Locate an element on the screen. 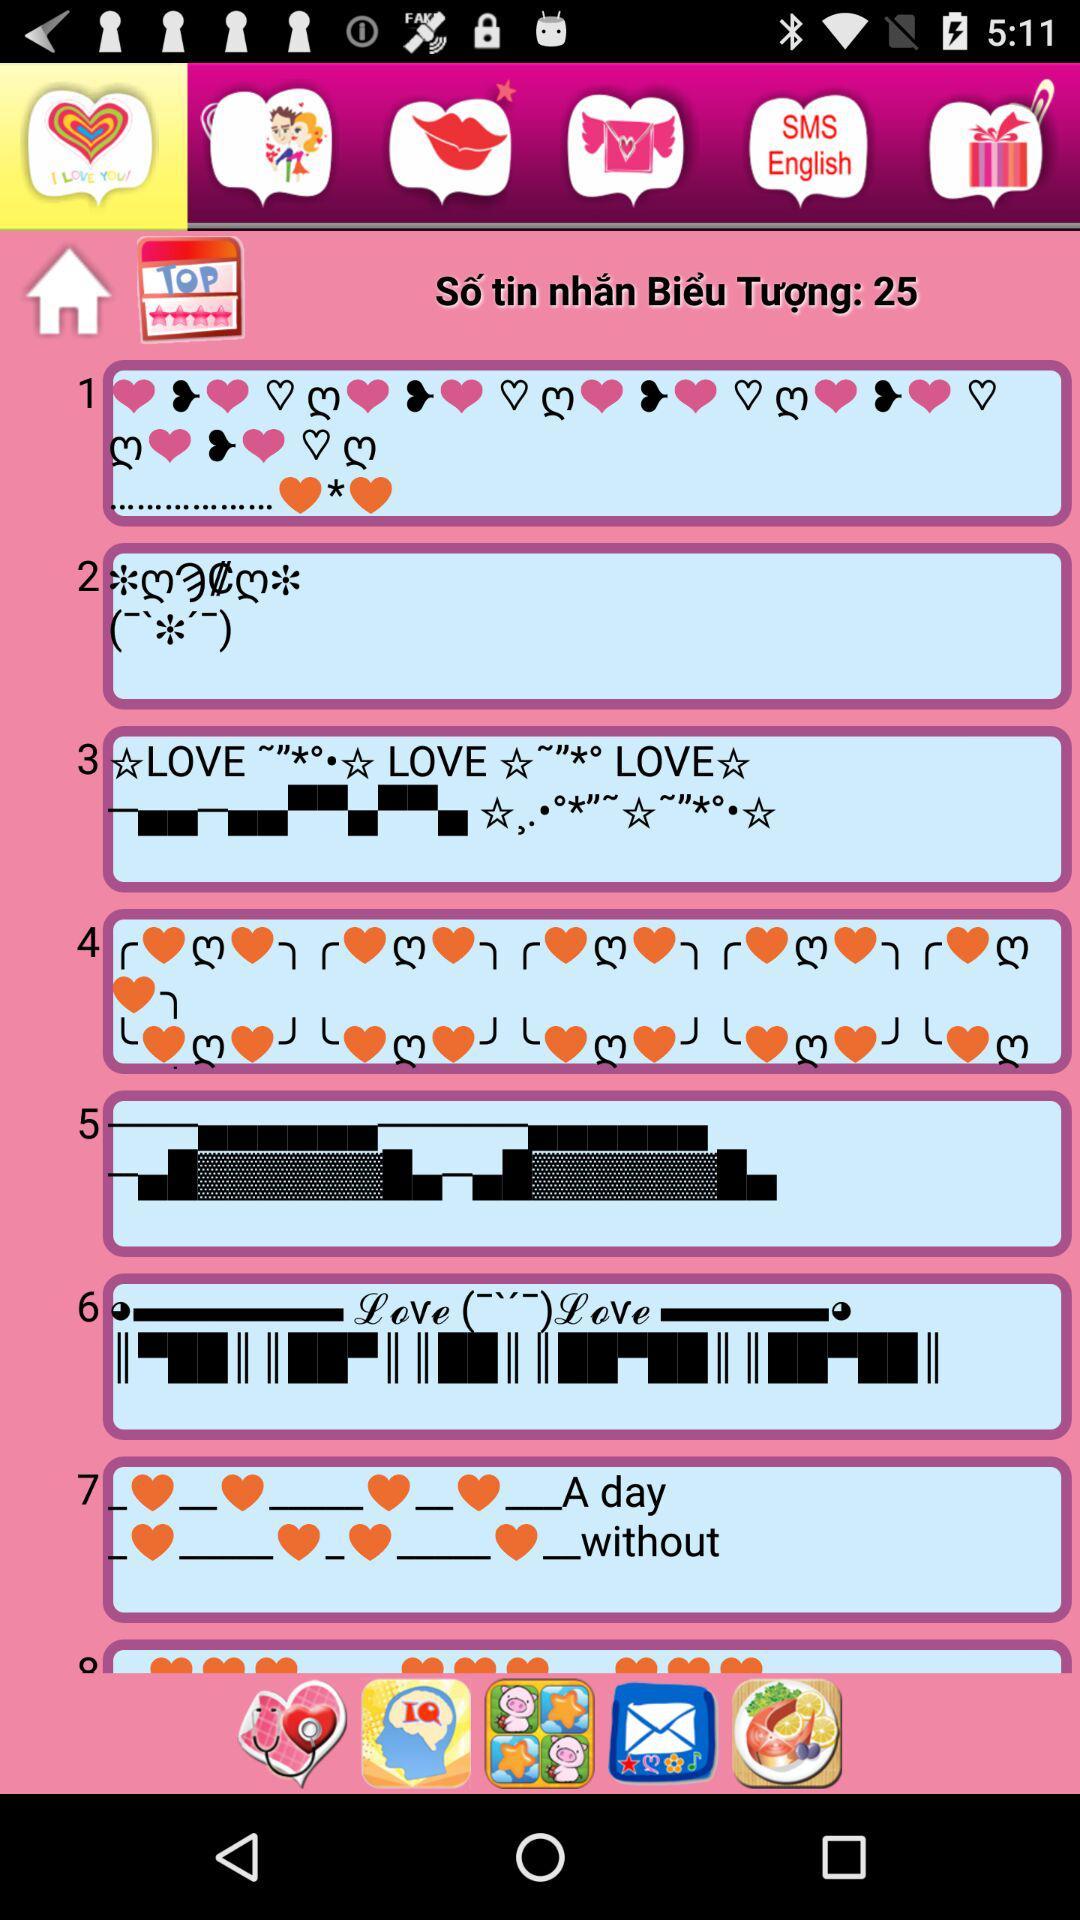  the 2 is located at coordinates (54, 623).